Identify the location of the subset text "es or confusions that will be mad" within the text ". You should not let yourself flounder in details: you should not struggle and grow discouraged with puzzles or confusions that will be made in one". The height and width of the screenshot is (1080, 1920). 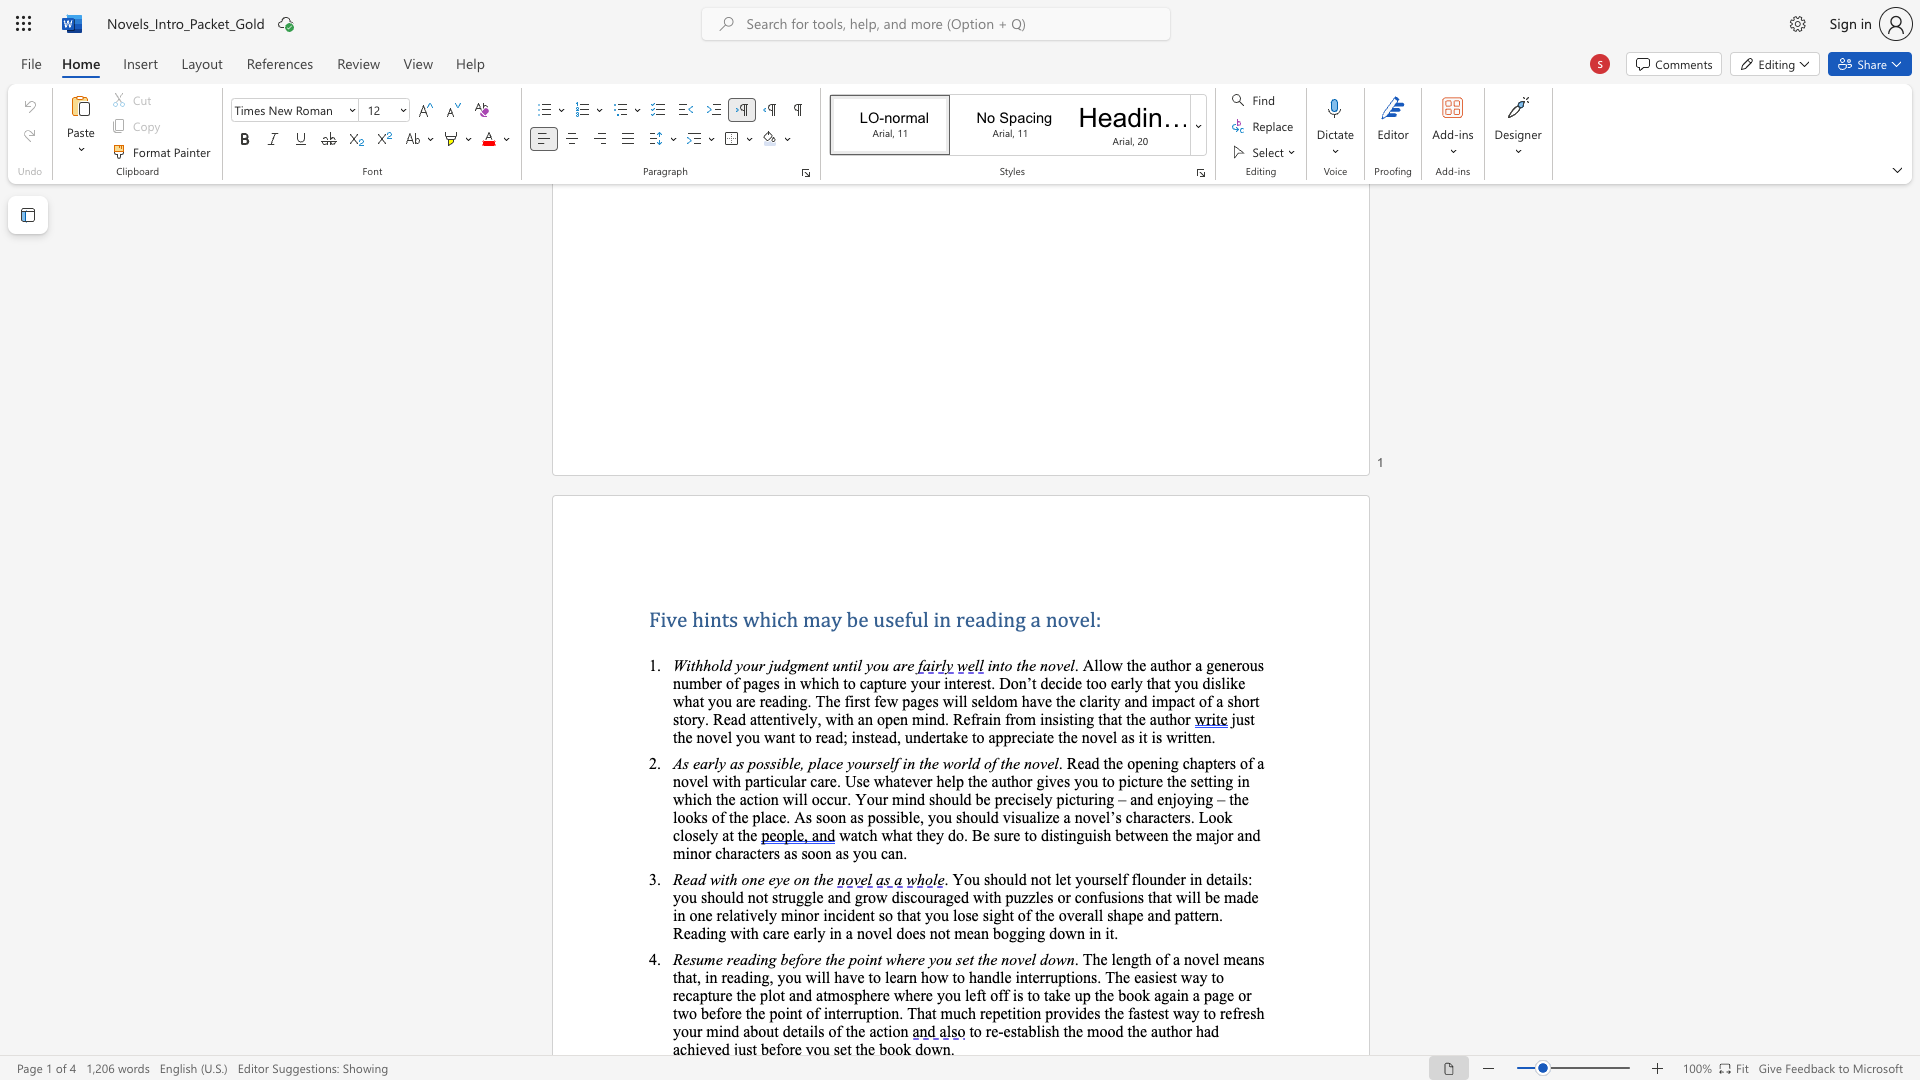
(1040, 896).